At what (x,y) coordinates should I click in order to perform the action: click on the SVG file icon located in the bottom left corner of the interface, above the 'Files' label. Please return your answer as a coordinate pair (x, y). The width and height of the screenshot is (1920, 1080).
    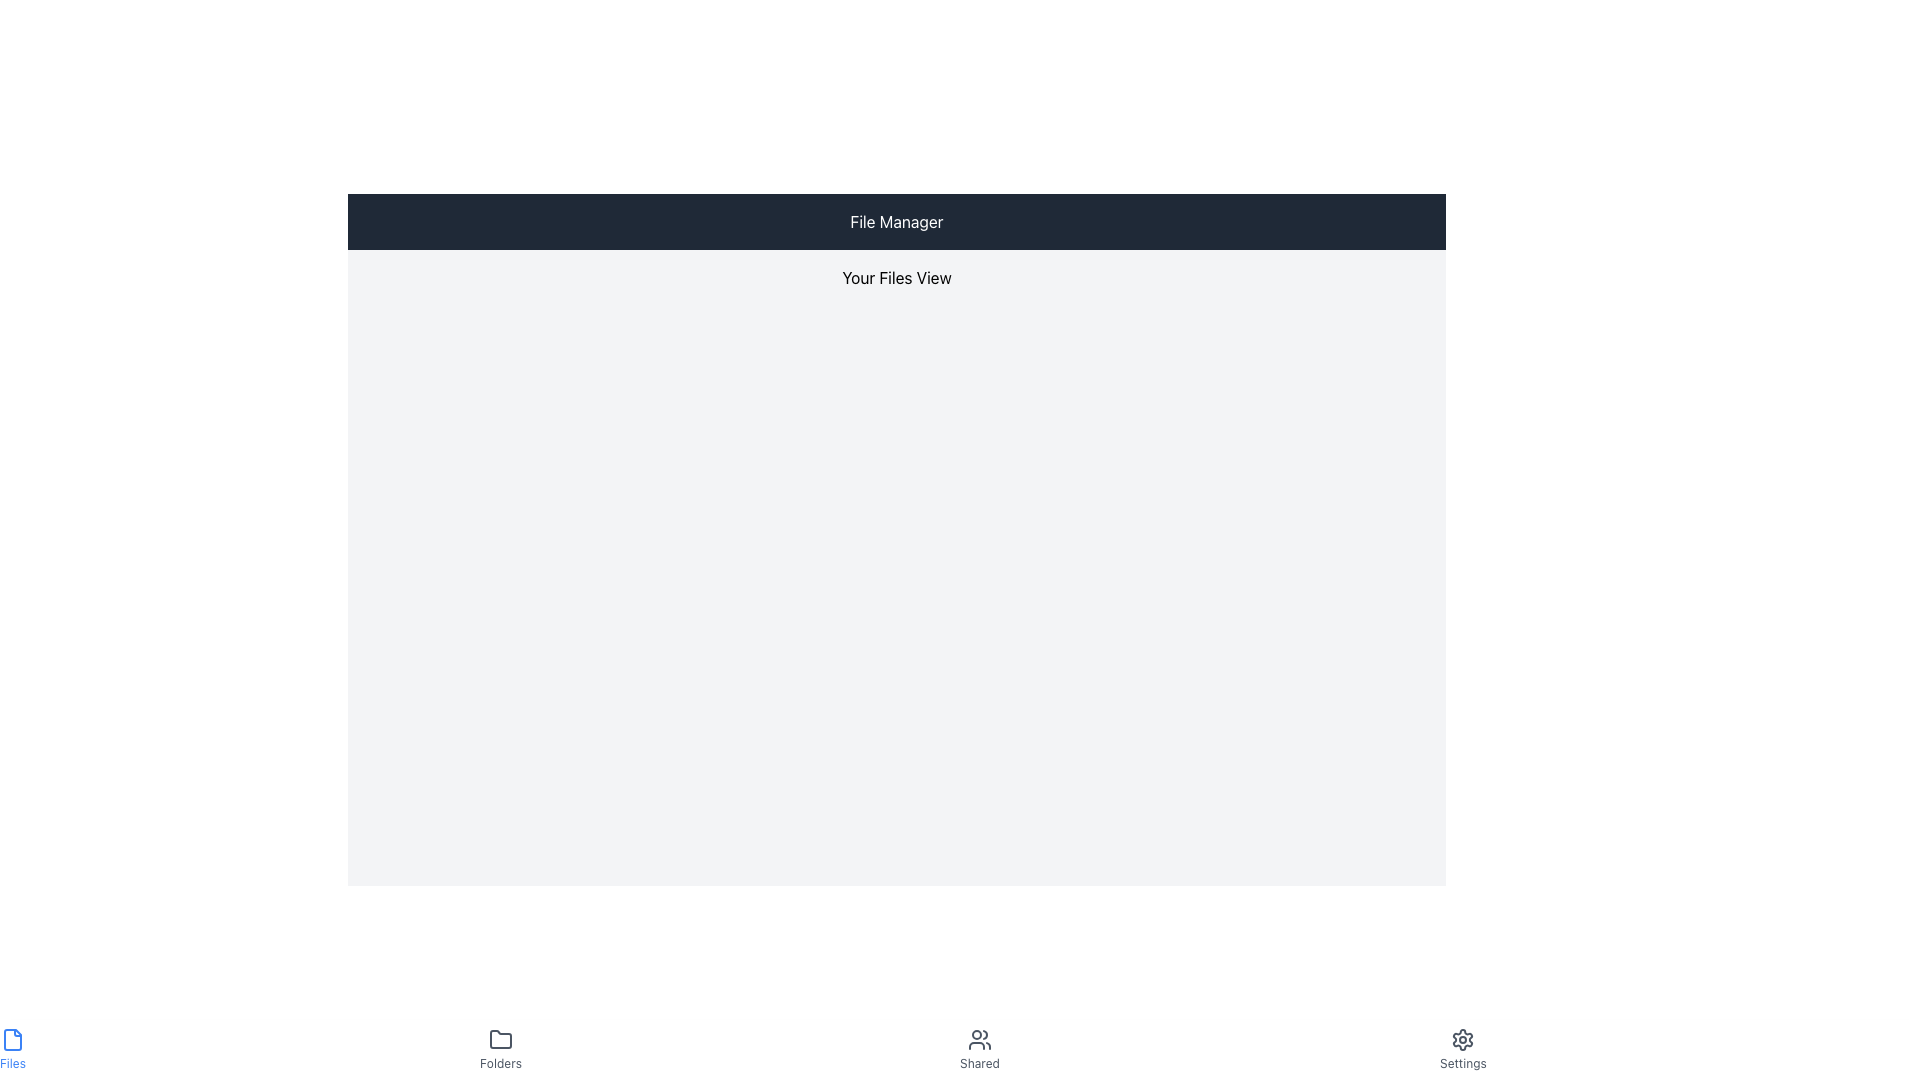
    Looking at the image, I should click on (13, 1039).